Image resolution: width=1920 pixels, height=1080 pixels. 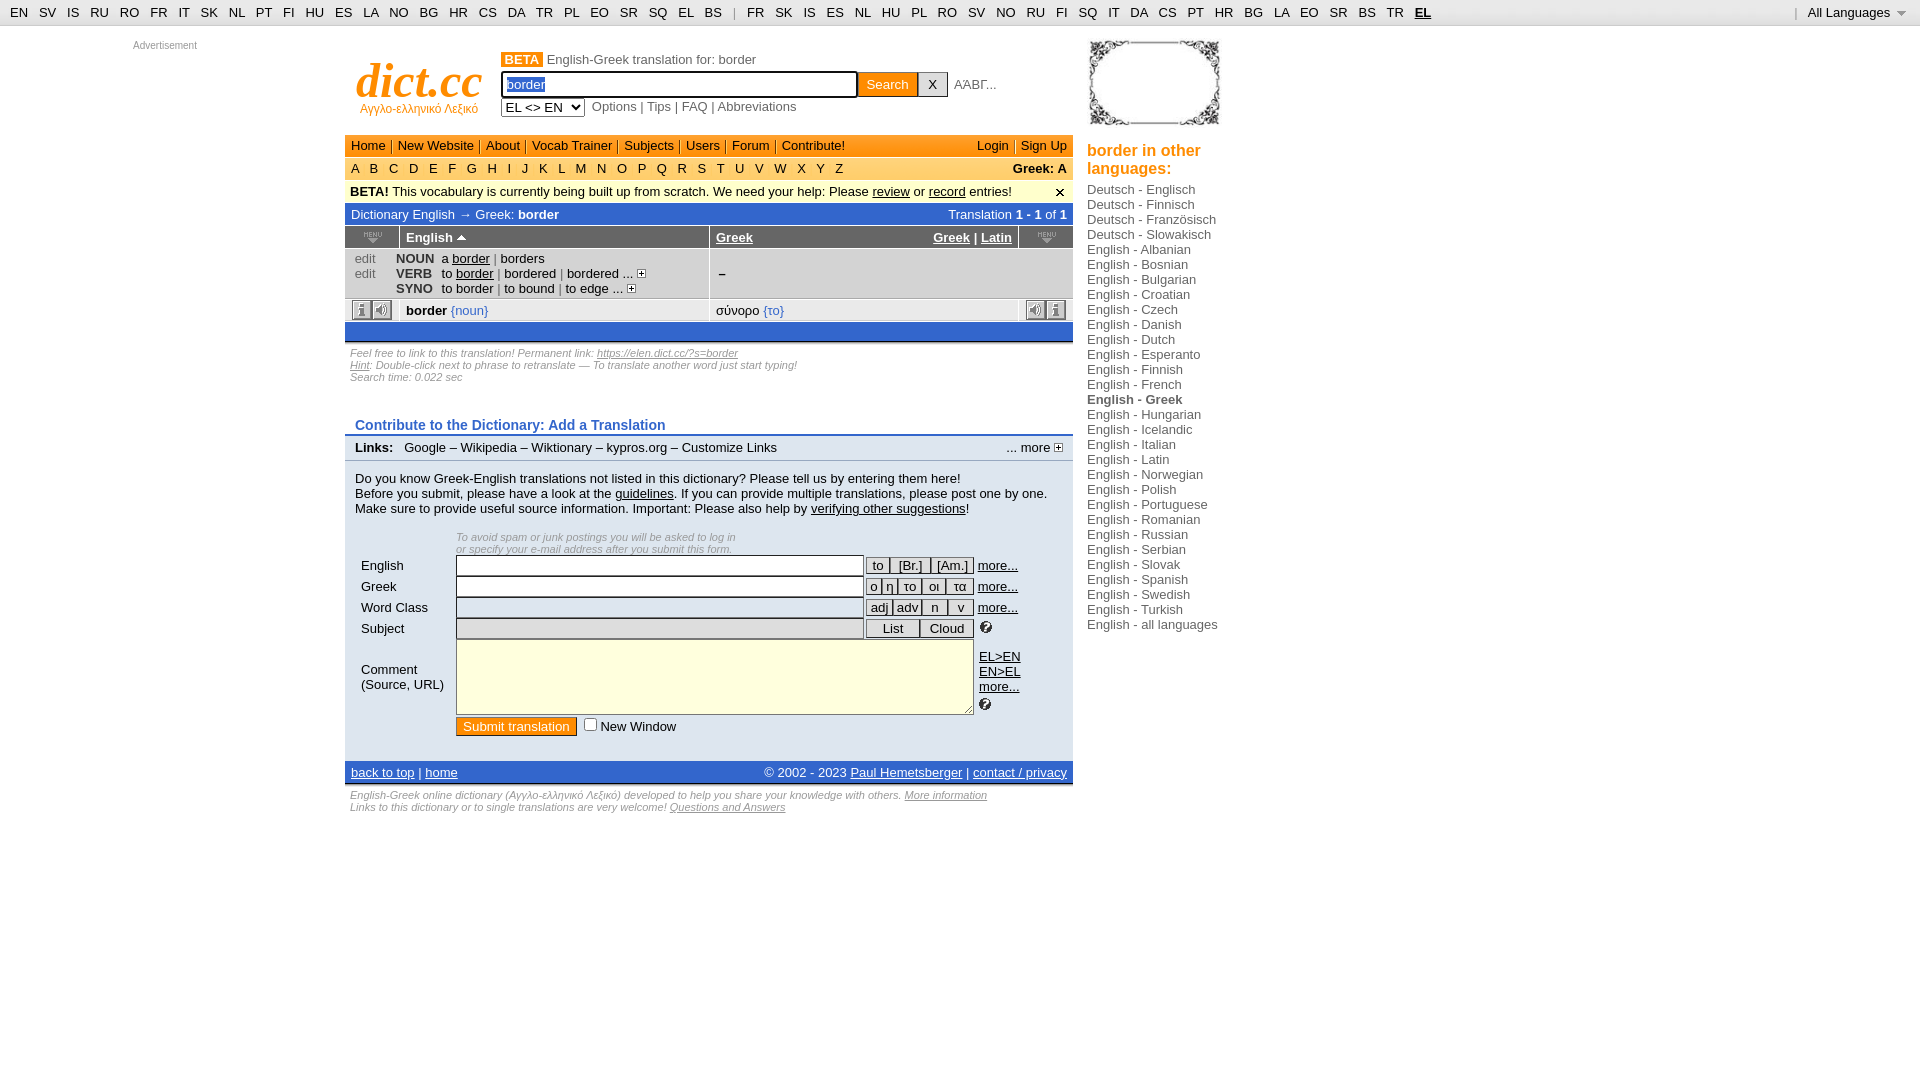 I want to click on 'Wiktionary', so click(x=560, y=446).